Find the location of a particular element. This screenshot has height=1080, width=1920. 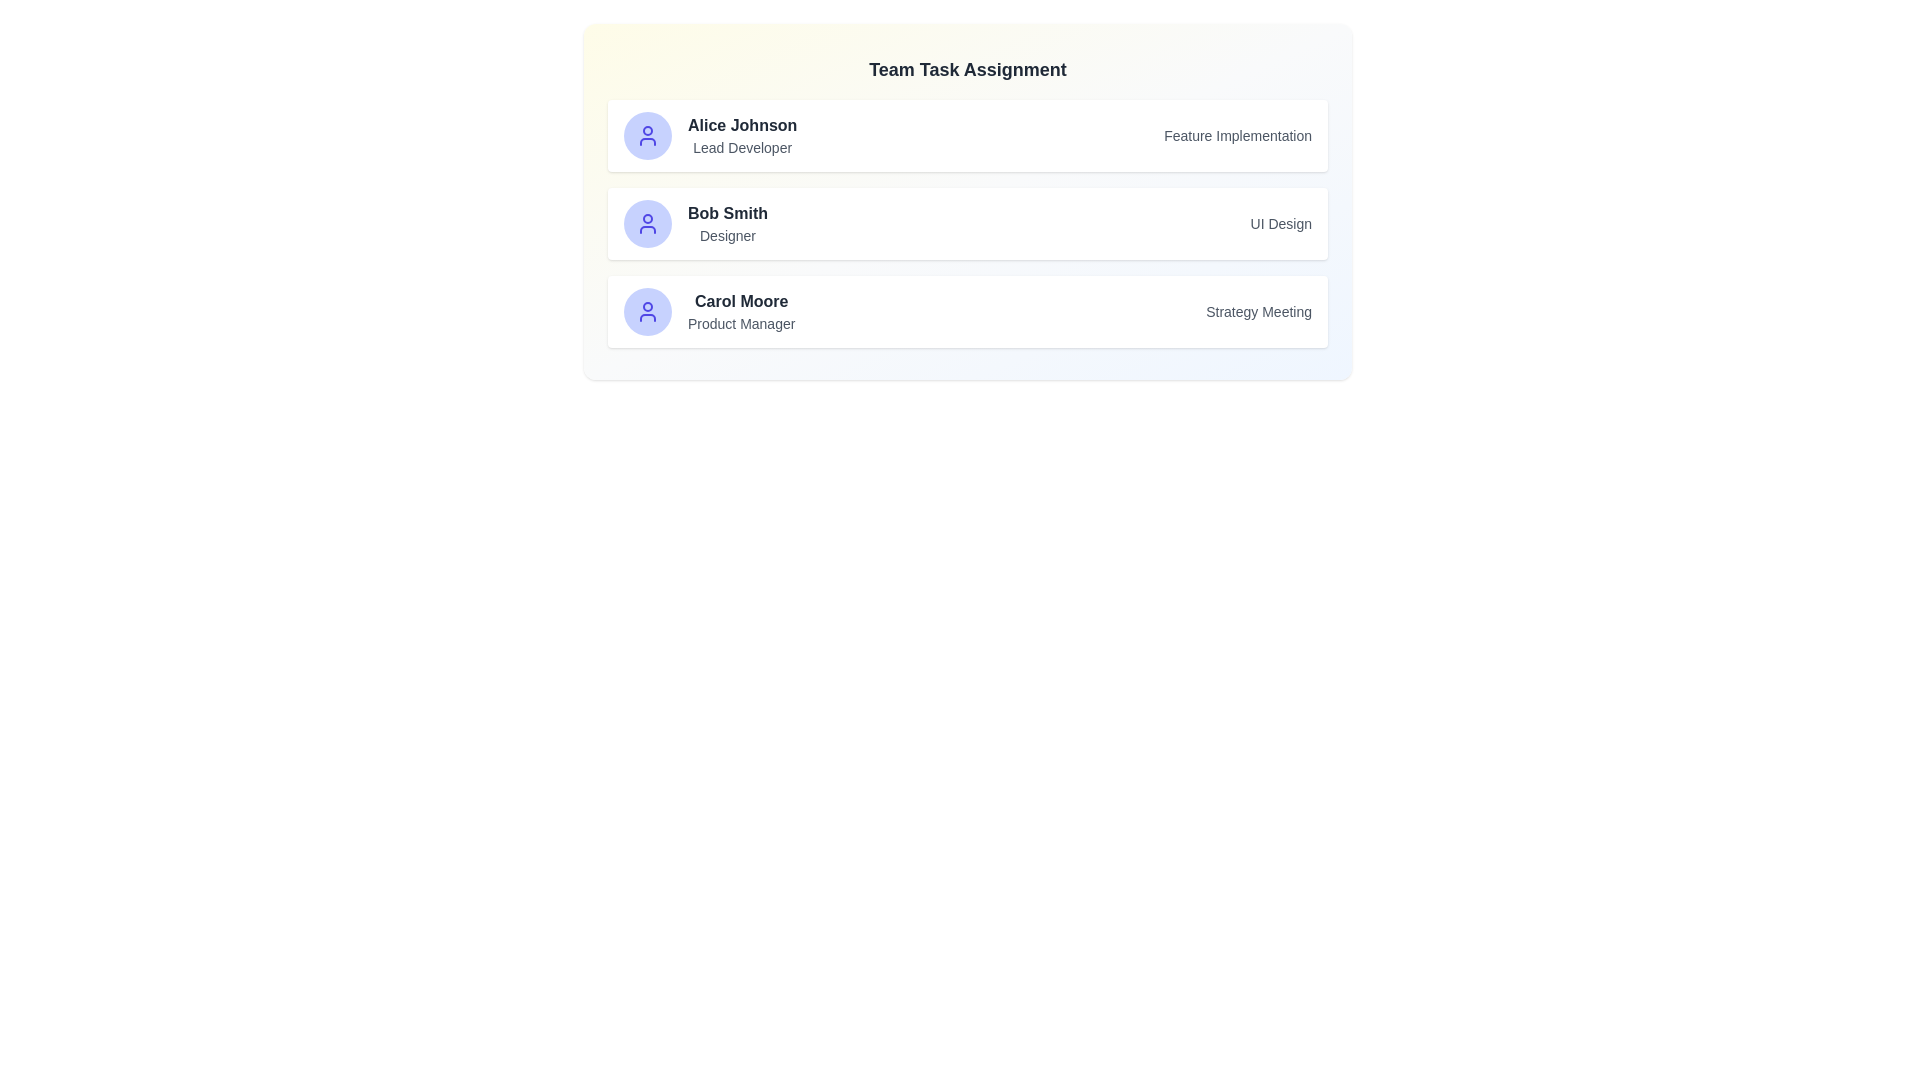

the 'Lead Developer' text label, which is styled in a smaller gray font and located below 'Alice Johnson' in a user information card layout is located at coordinates (741, 146).